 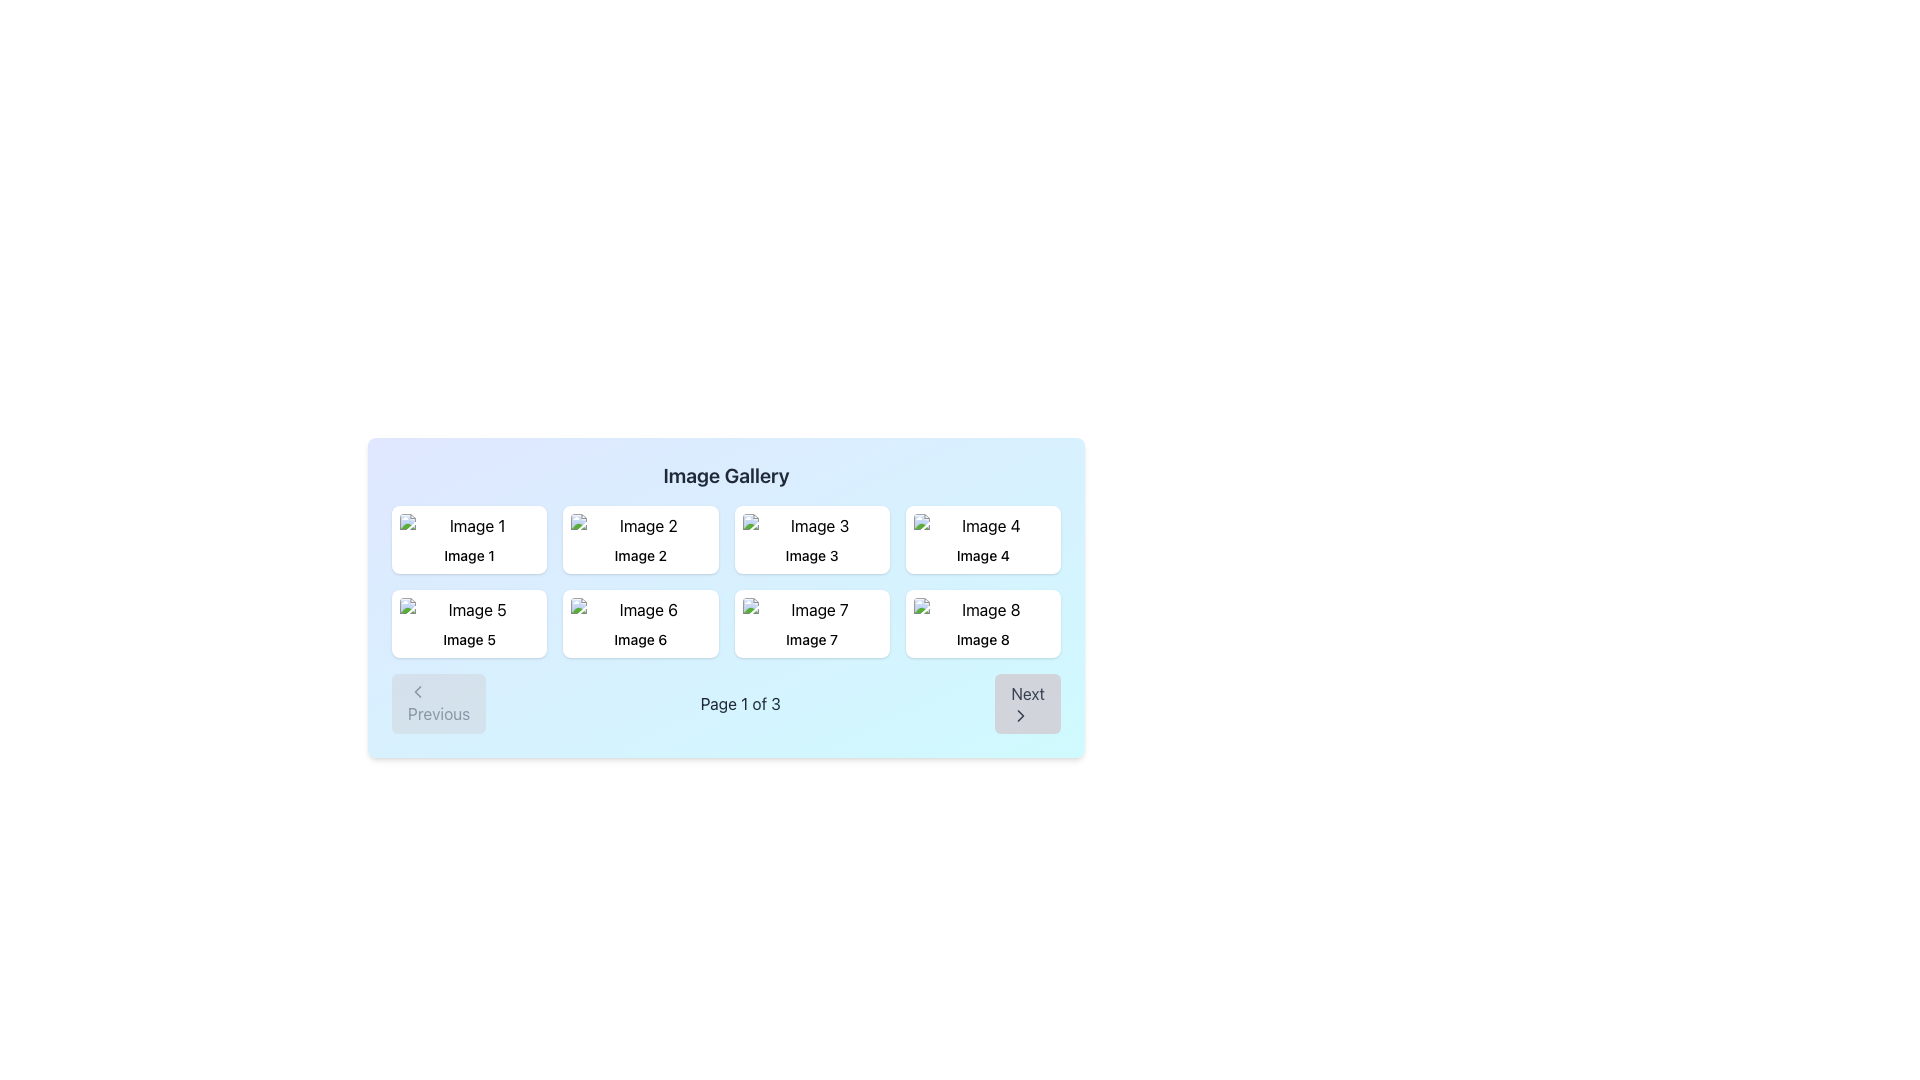 What do you see at coordinates (640, 555) in the screenshot?
I see `text label displaying 'Image 2' which is located below the thumbnail image in the second column of the first row of the interactive image gallery` at bounding box center [640, 555].